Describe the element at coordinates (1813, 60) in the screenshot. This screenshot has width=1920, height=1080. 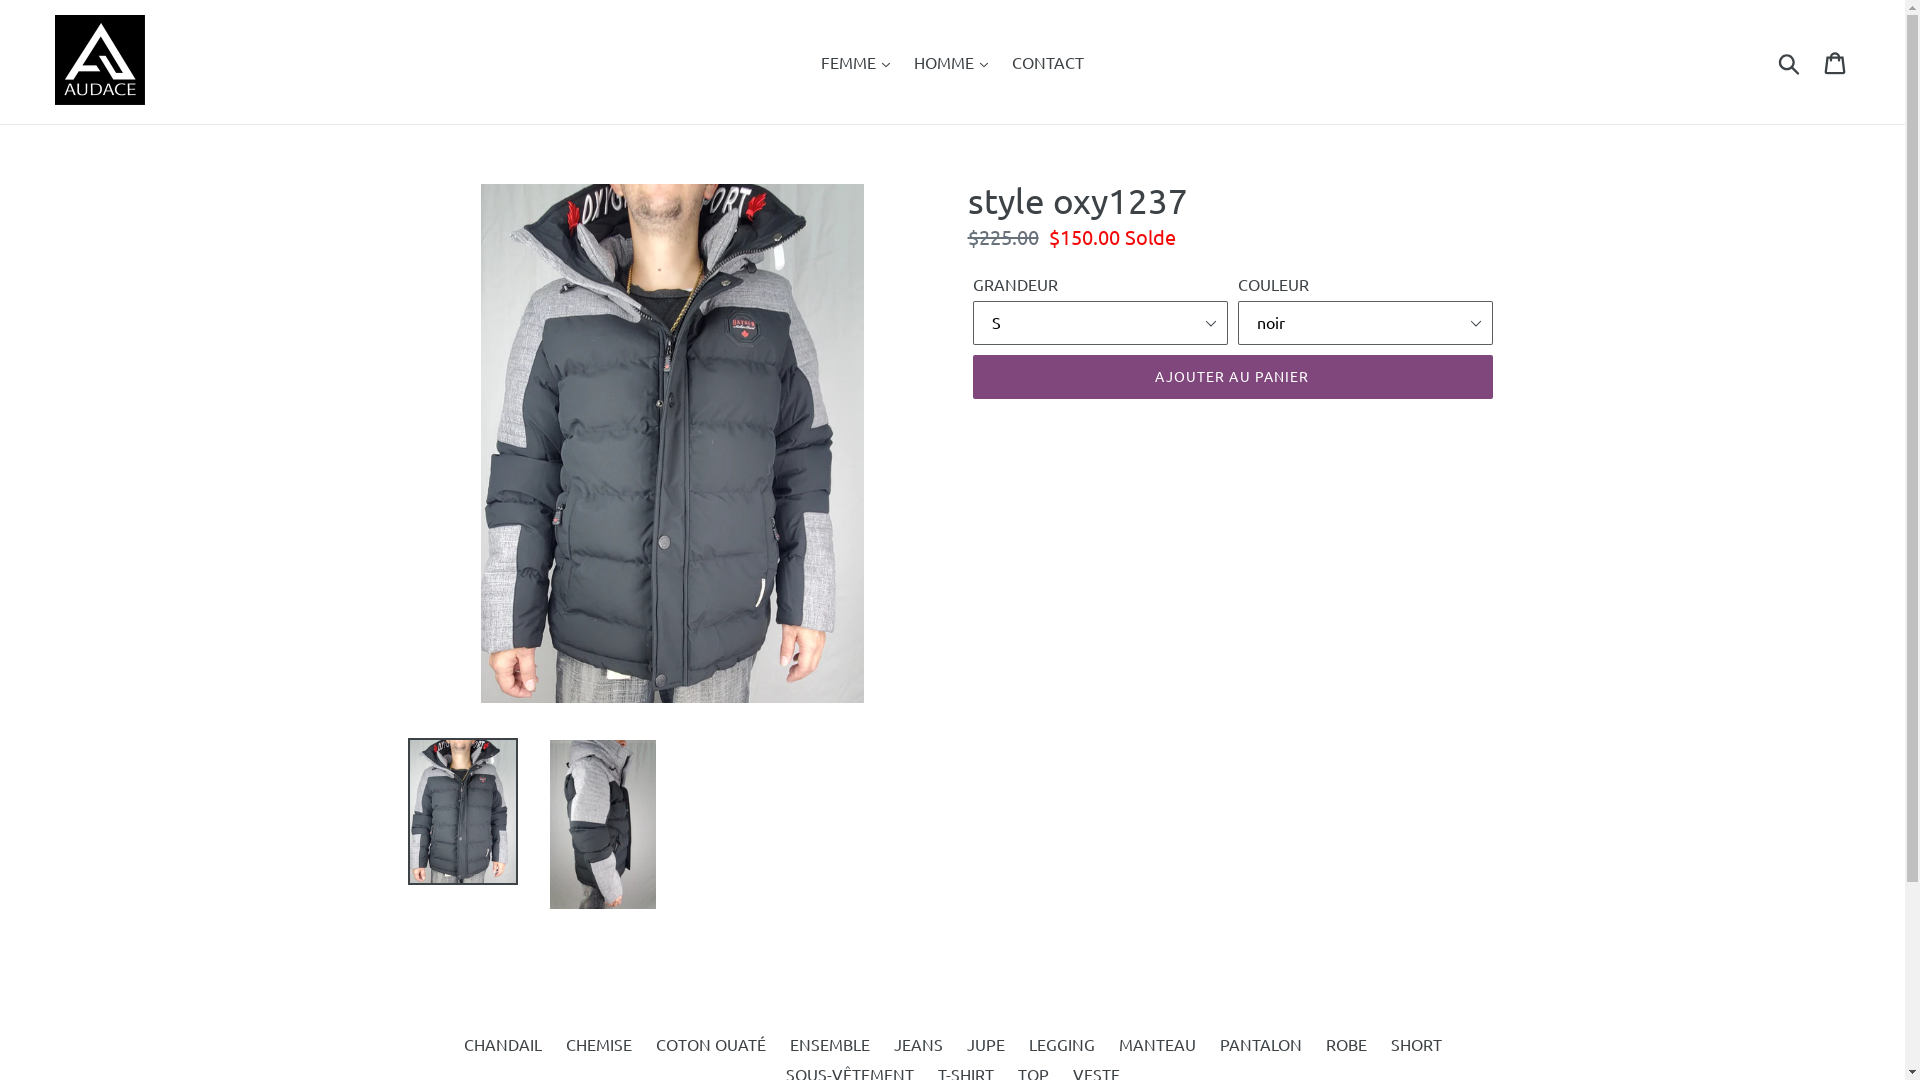
I see `'Panier'` at that location.